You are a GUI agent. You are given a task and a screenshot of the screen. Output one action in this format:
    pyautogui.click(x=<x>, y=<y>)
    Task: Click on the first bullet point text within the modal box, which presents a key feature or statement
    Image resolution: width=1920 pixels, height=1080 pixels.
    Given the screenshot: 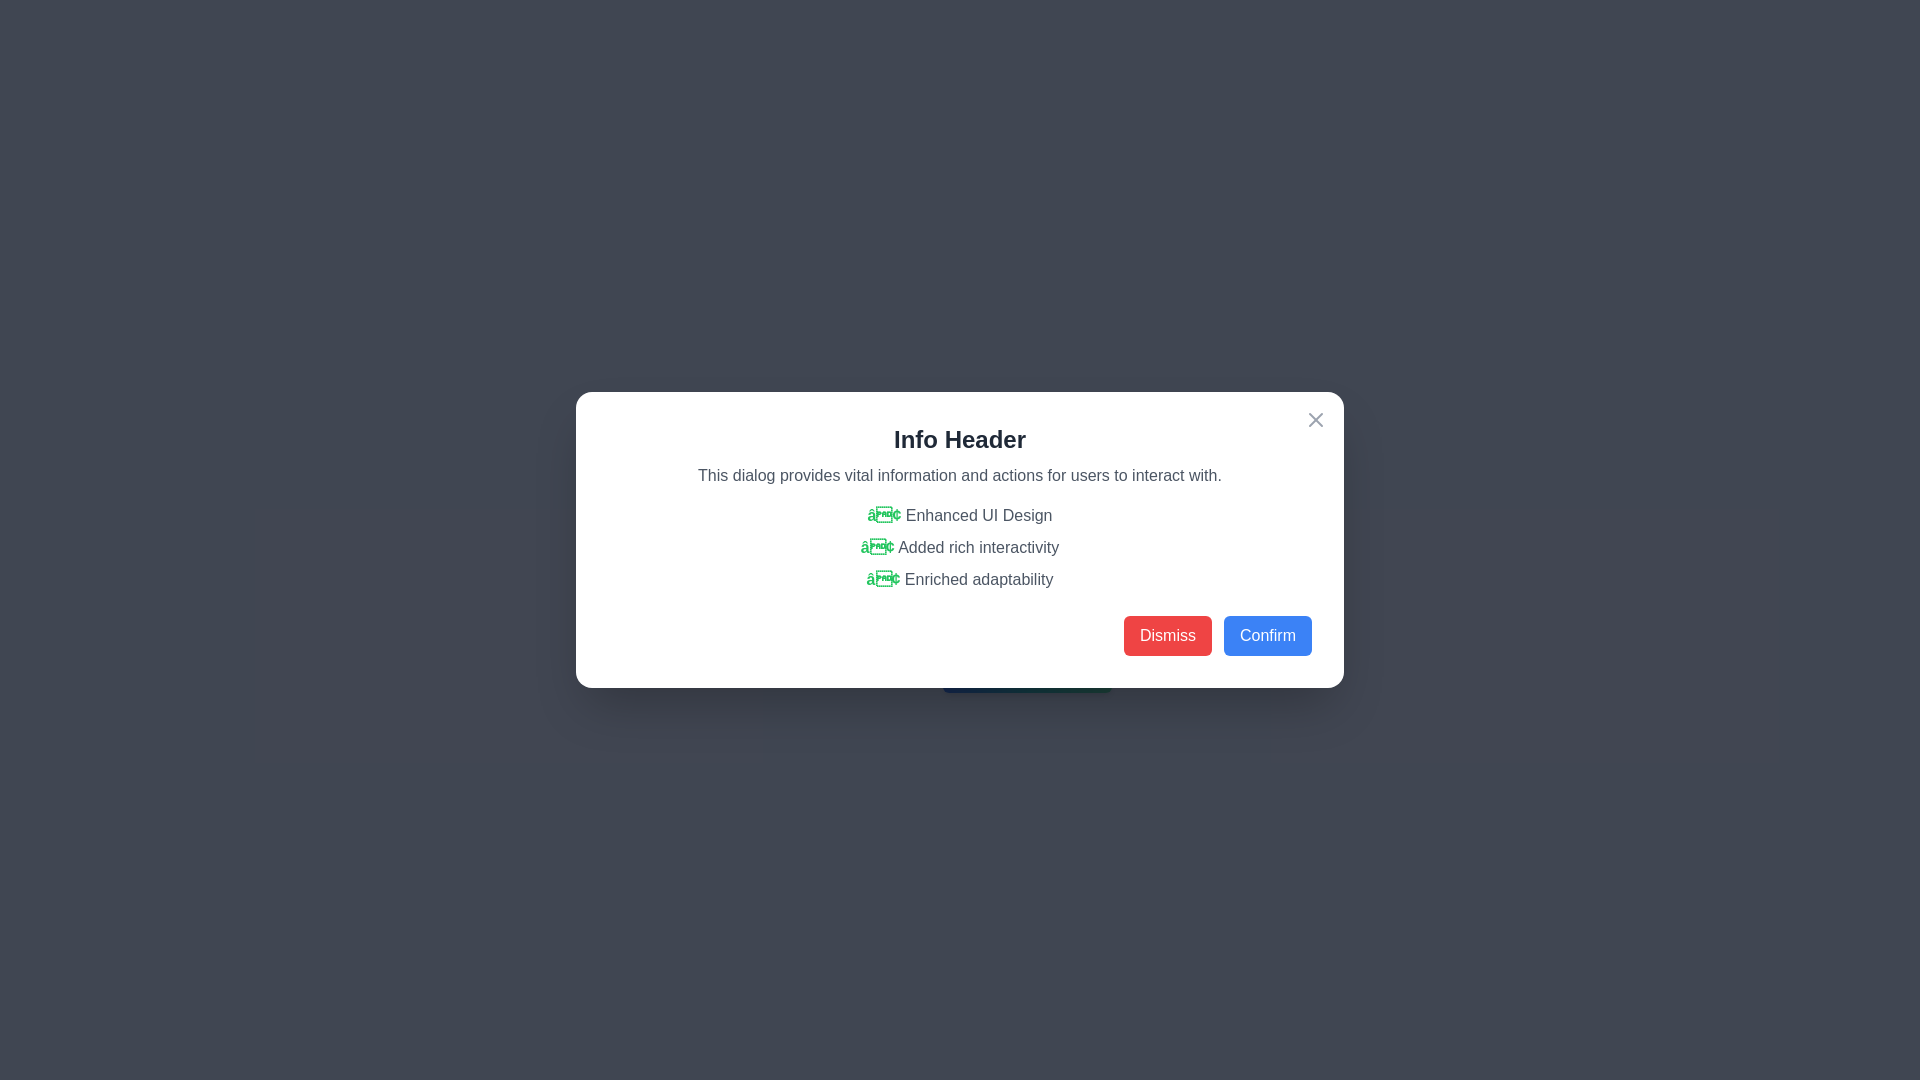 What is the action you would take?
    pyautogui.click(x=960, y=515)
    